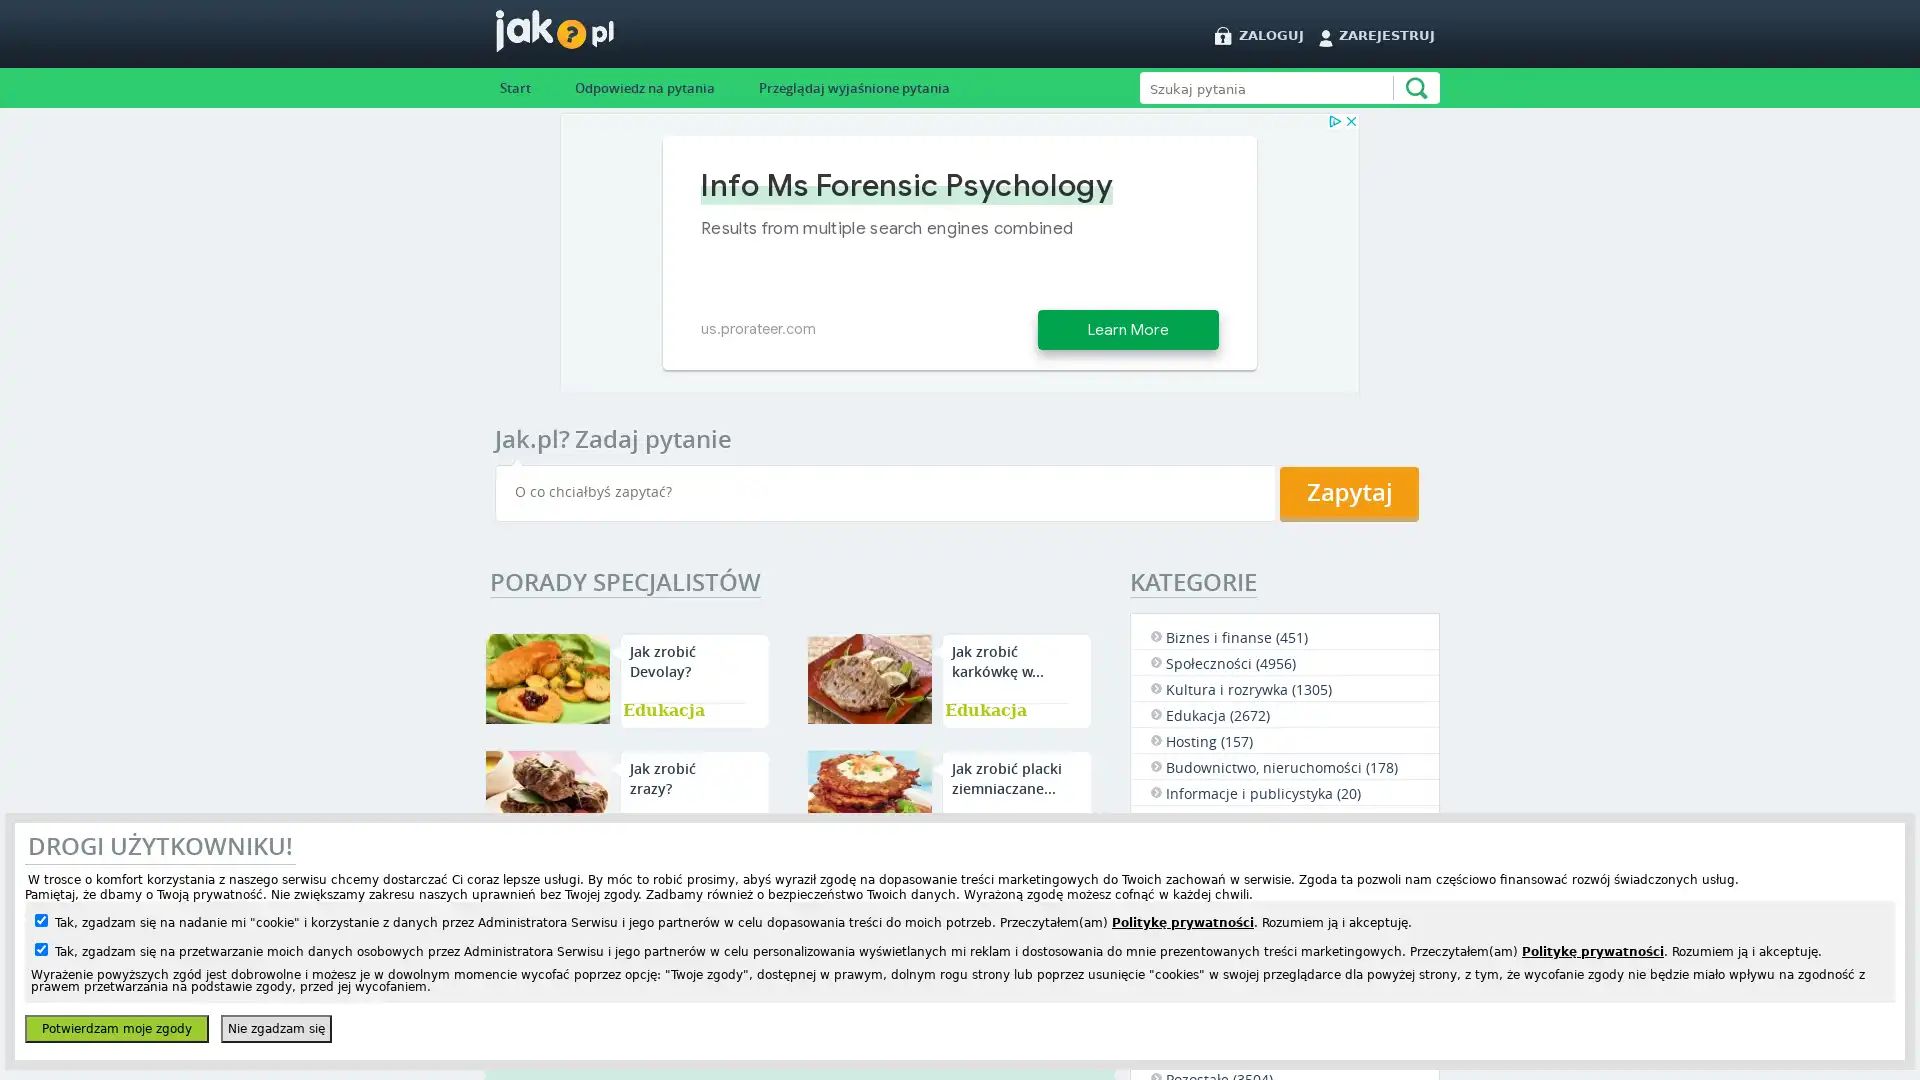 This screenshot has width=1920, height=1080. What do you see at coordinates (1162, 122) in the screenshot?
I see `Szukaj` at bounding box center [1162, 122].